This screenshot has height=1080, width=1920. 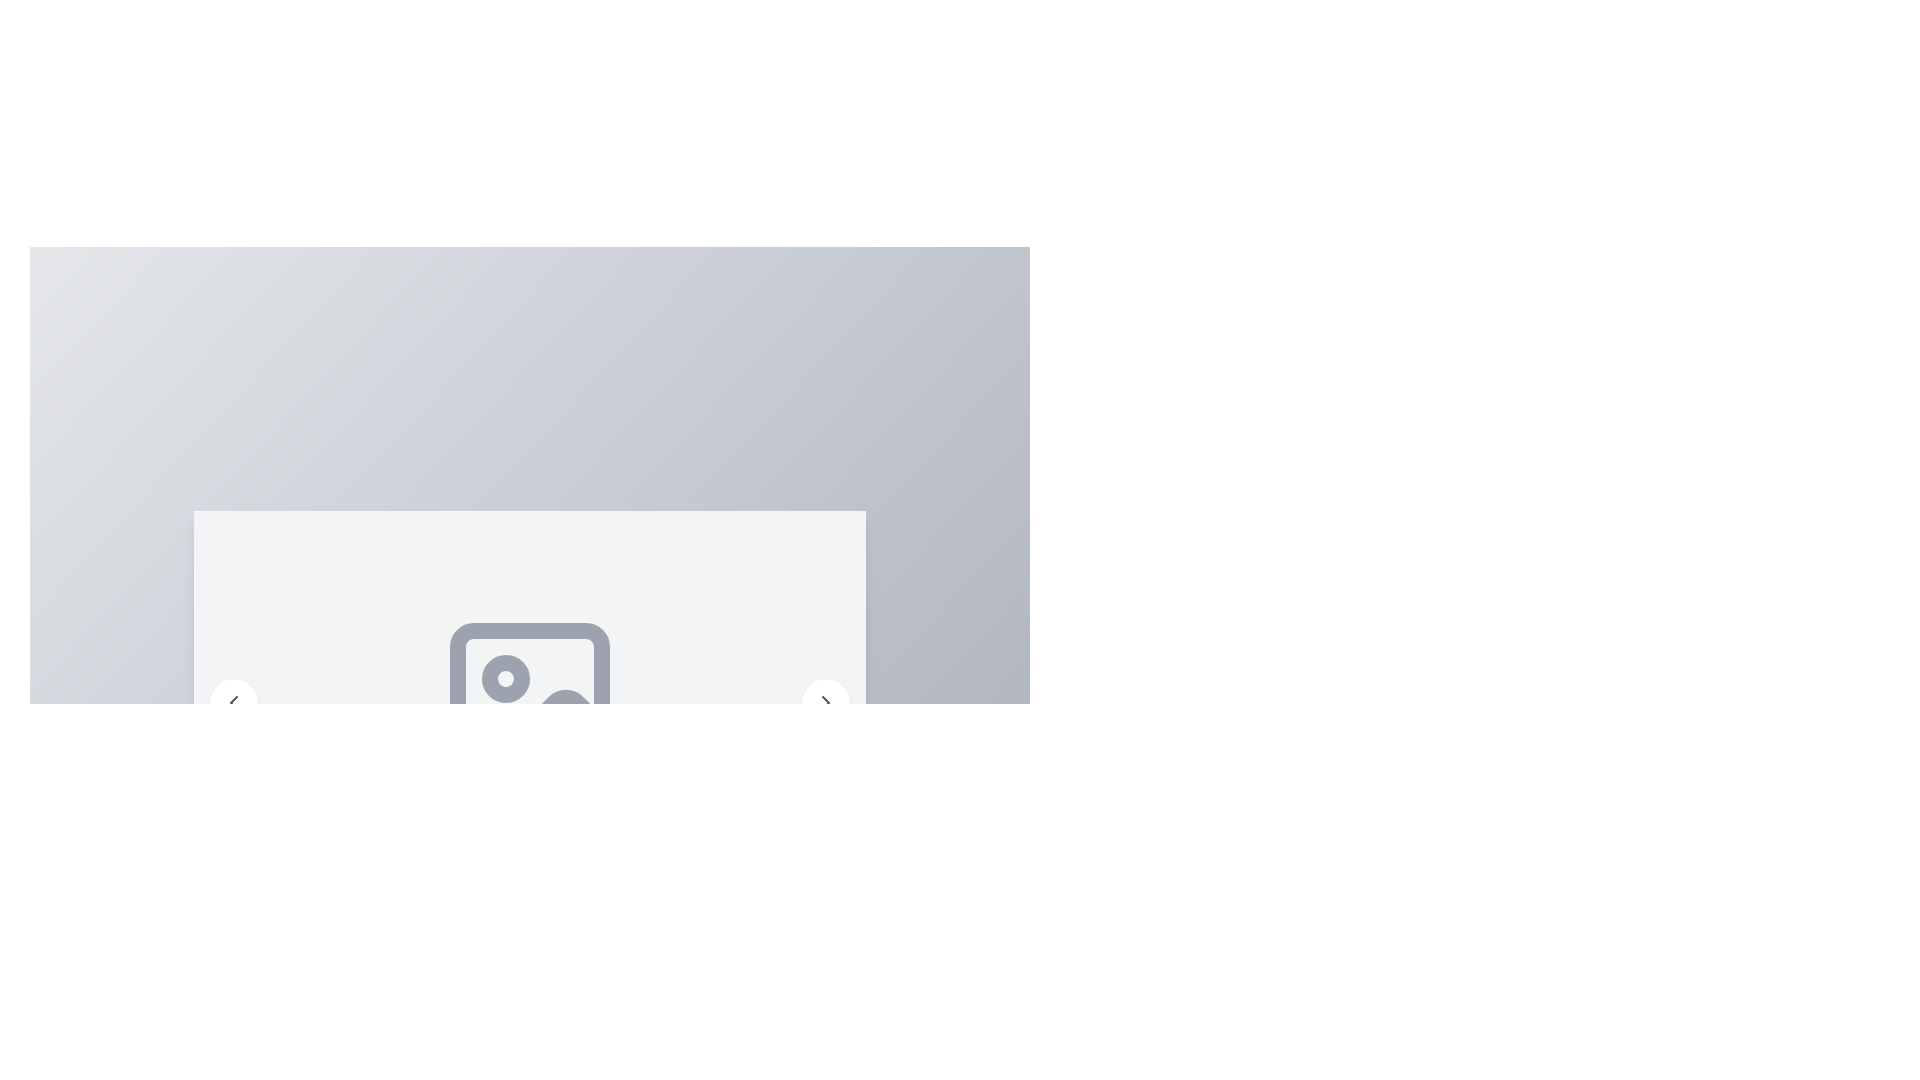 I want to click on the left-pointing chevron SVG icon located inside a white circular button in the bottom-left area of the interface to activate its navigation function, so click(x=234, y=701).